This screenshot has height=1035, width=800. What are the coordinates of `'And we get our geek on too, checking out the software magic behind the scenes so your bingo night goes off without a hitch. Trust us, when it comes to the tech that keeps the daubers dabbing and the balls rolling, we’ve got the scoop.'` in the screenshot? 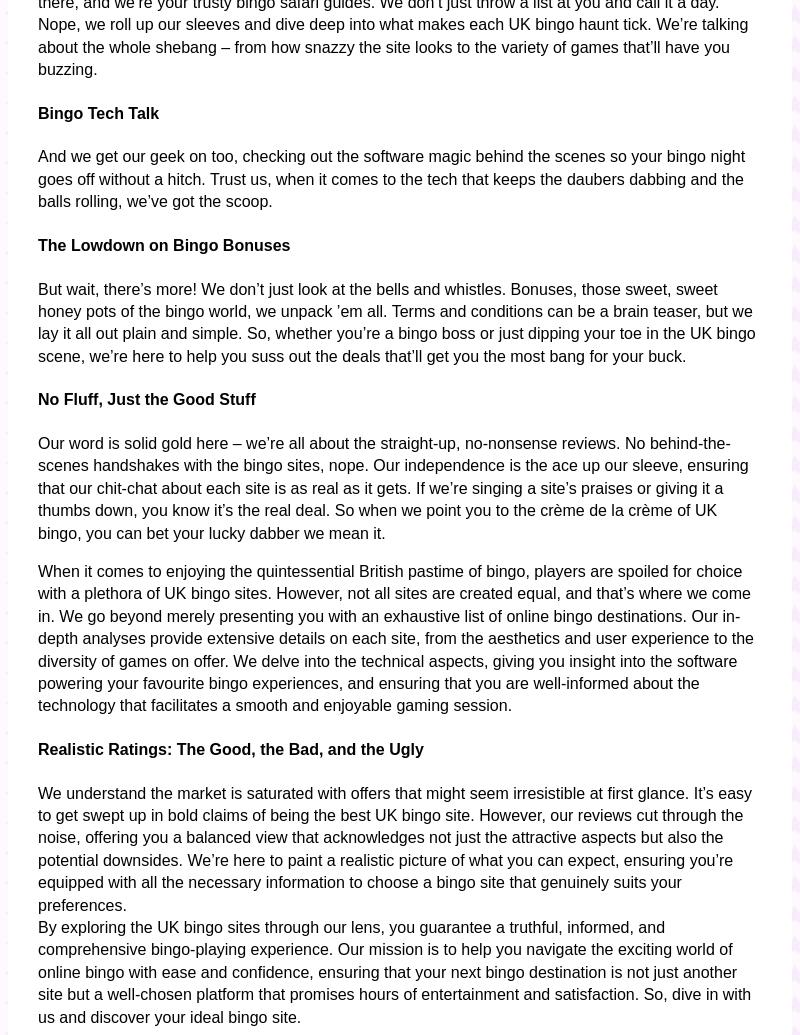 It's located at (390, 178).